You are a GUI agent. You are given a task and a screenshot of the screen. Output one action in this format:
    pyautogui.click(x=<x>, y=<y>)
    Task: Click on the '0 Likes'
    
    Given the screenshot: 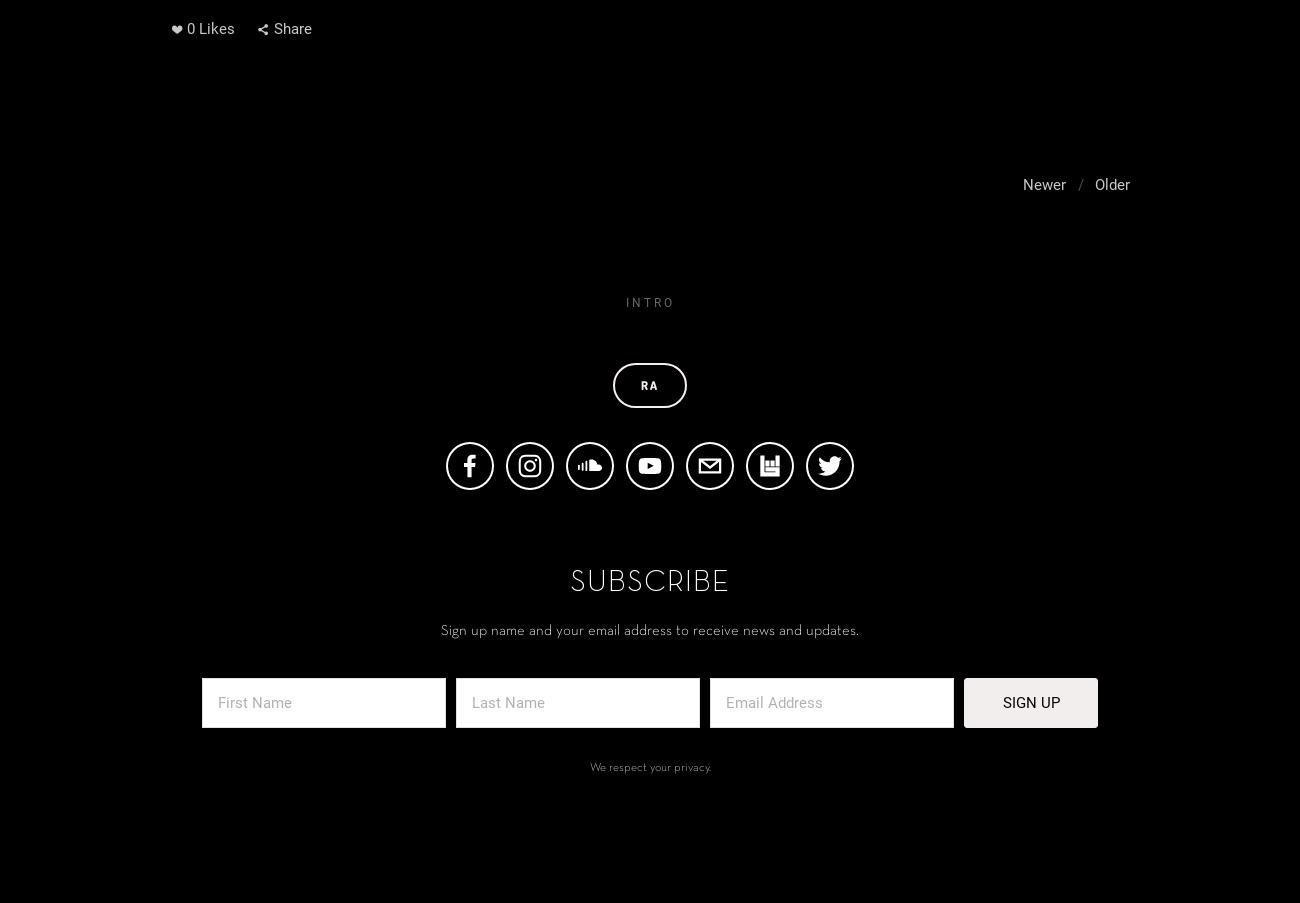 What is the action you would take?
    pyautogui.click(x=209, y=27)
    